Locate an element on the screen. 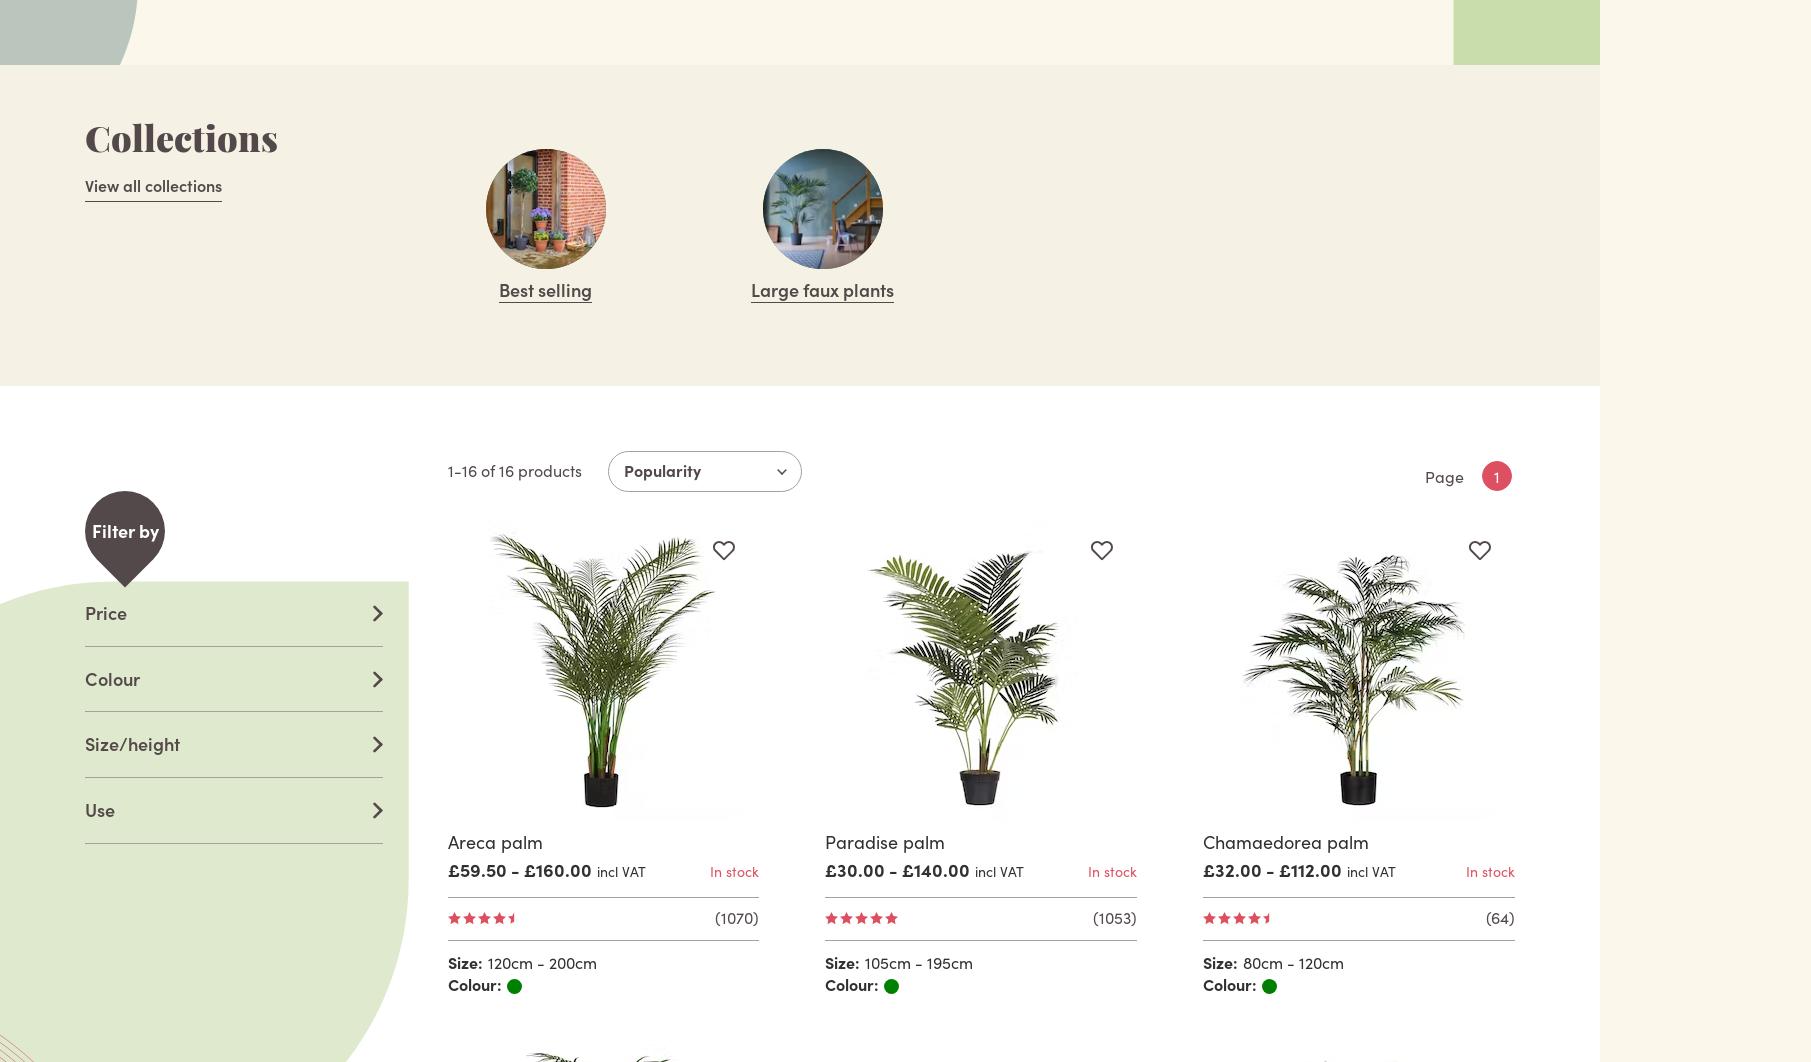 This screenshot has width=1811, height=1062. 'Areca palm' is located at coordinates (494, 840).